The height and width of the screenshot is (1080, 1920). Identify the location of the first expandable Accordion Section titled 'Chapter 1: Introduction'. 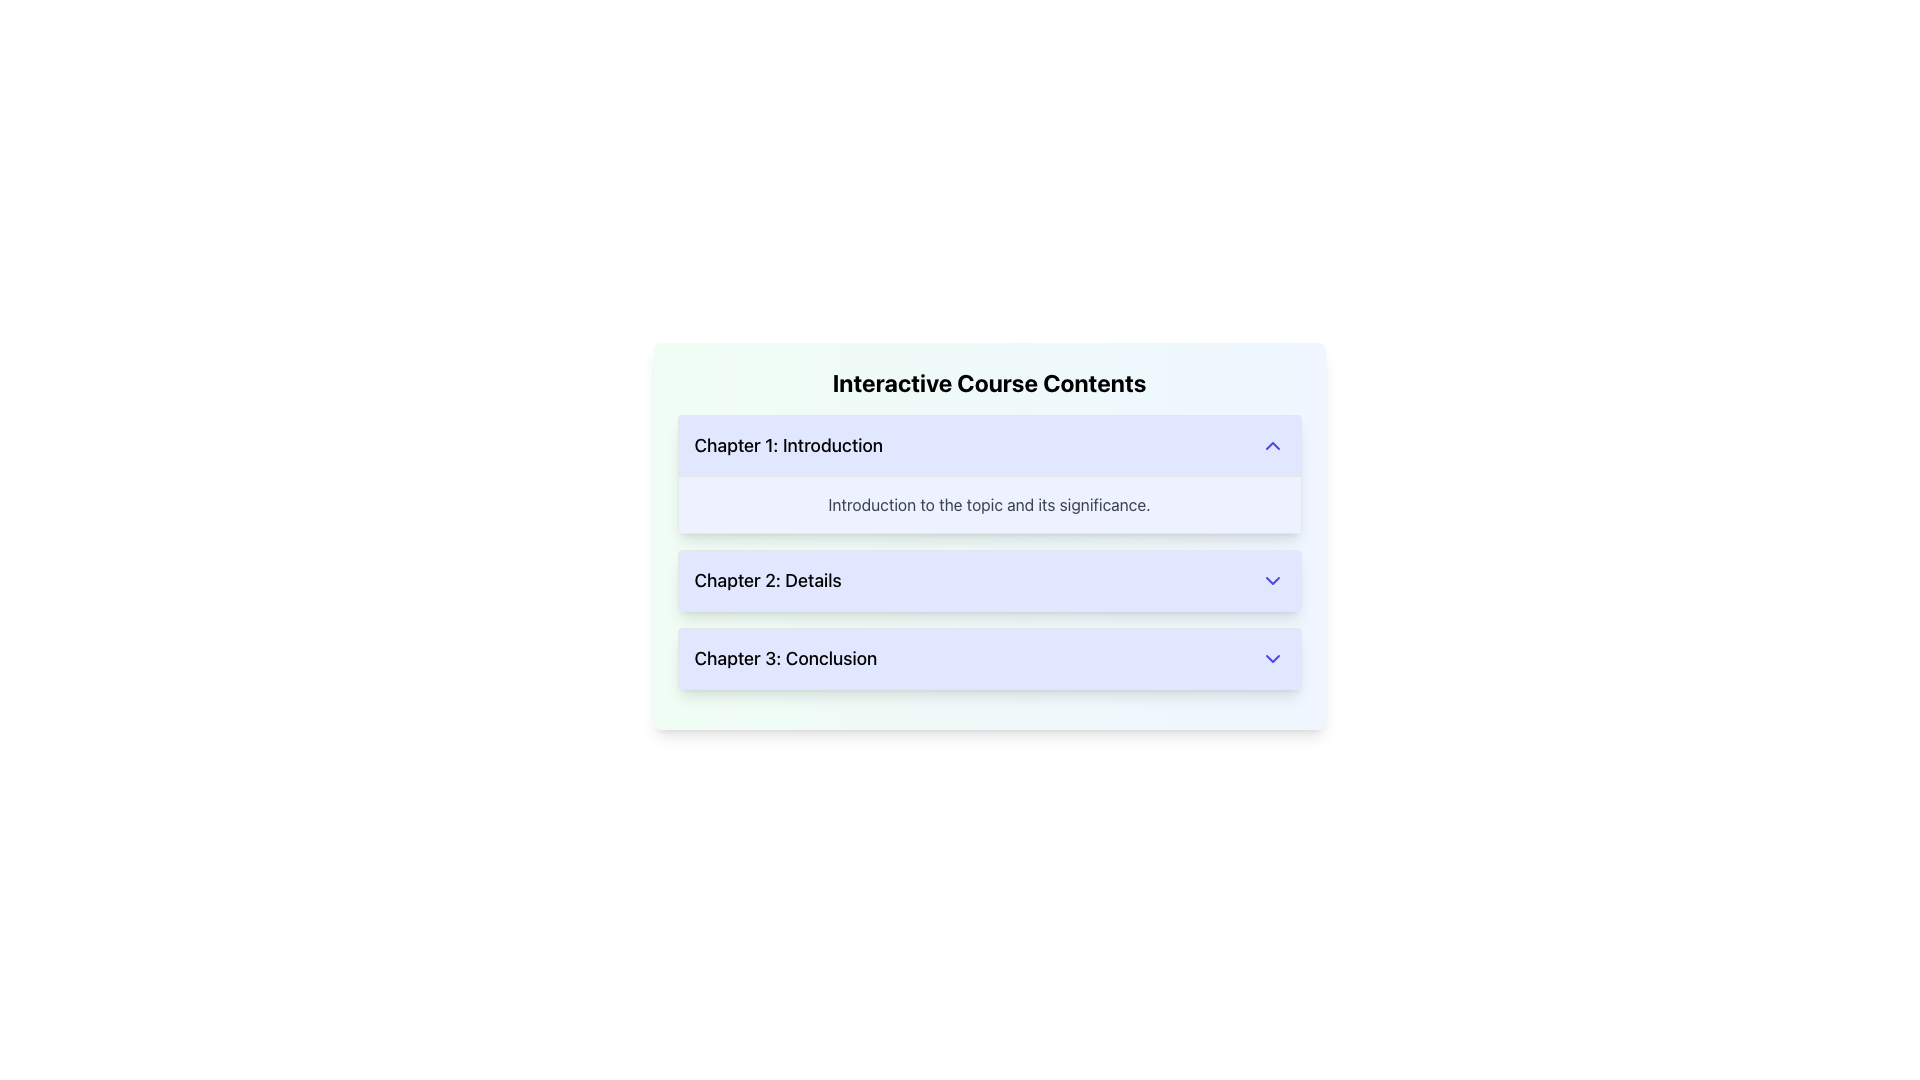
(989, 474).